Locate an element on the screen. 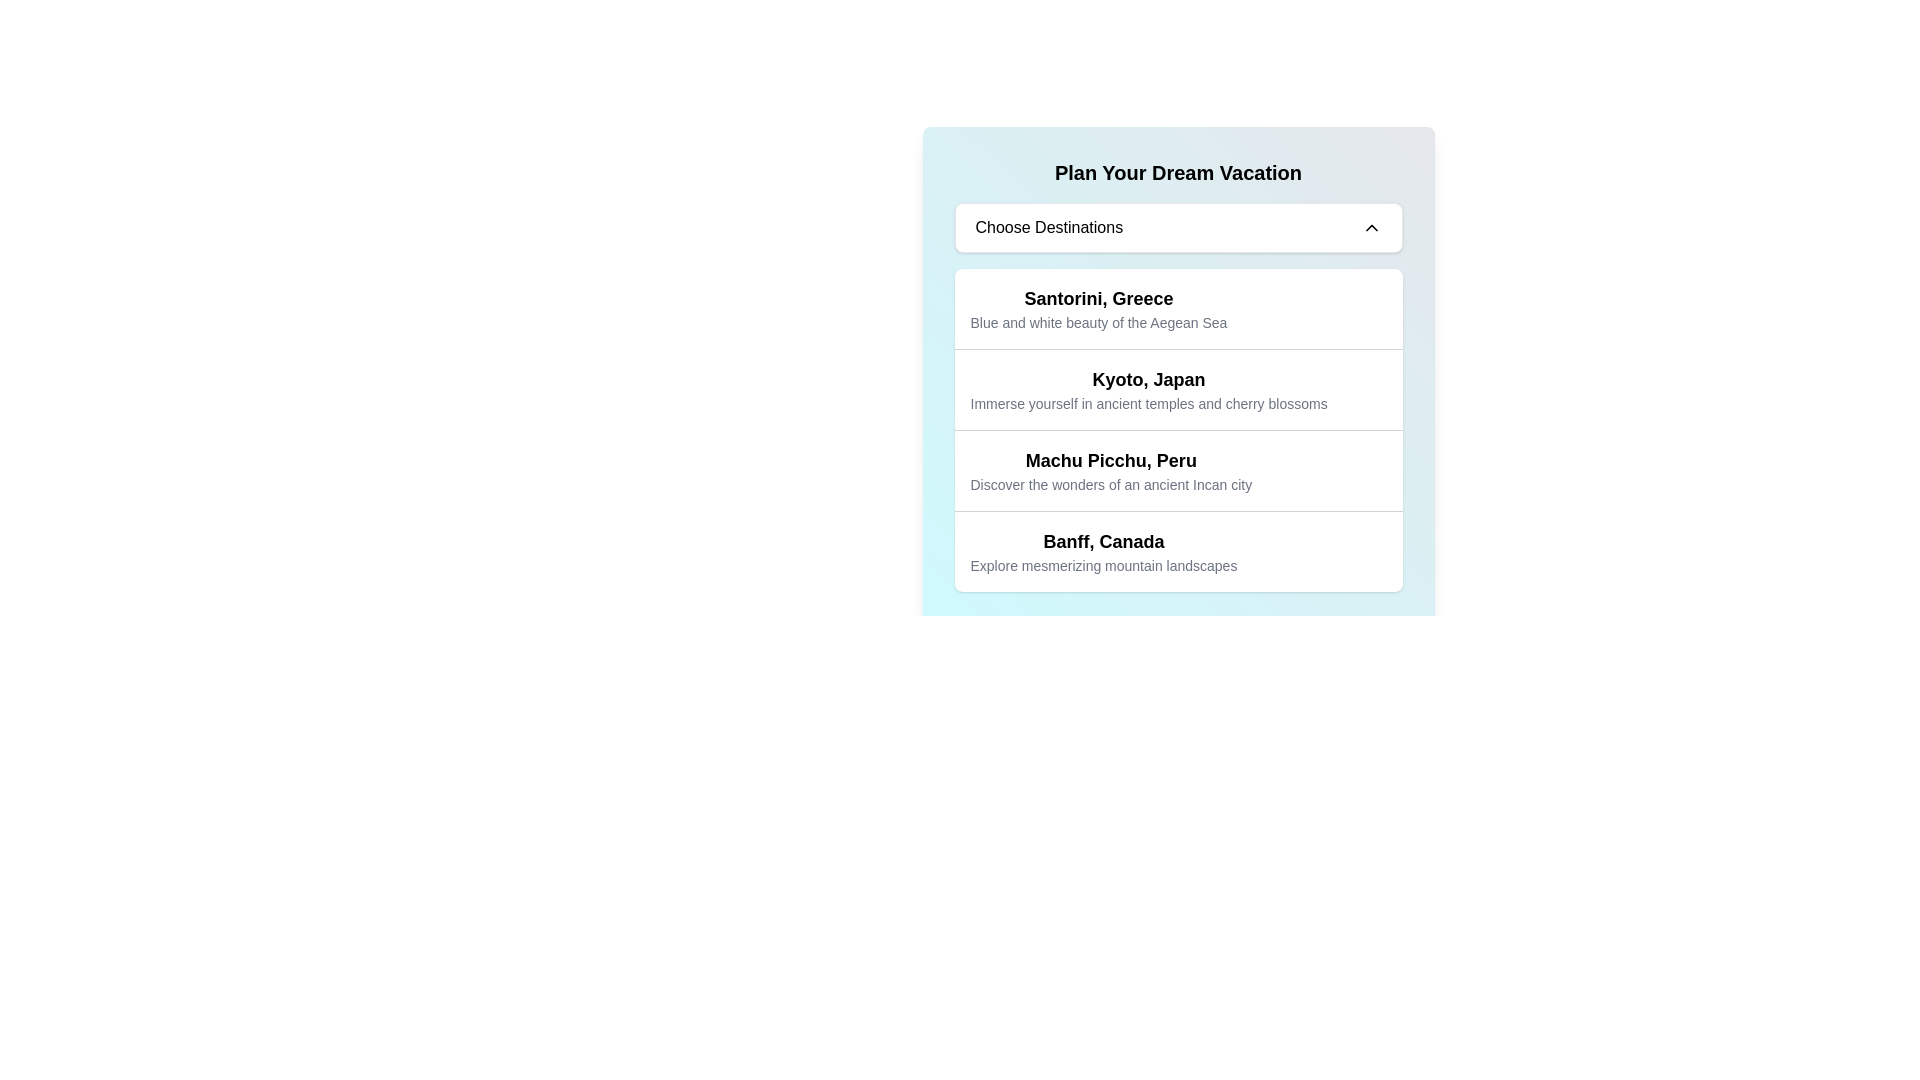 The image size is (1920, 1080). the descriptive text label for the 'Banff, Canada' destination, which is located directly below the title in the fourth item of the selectable list is located at coordinates (1103, 566).